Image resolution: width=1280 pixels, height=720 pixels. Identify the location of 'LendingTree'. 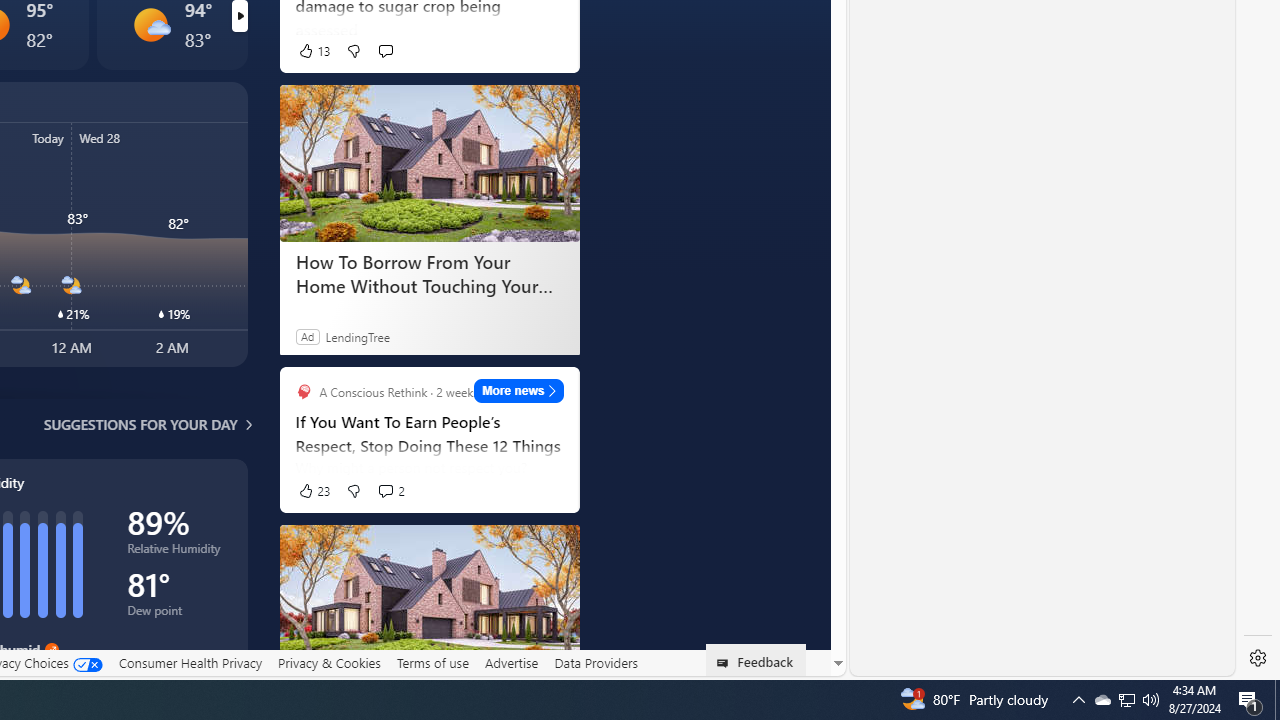
(357, 335).